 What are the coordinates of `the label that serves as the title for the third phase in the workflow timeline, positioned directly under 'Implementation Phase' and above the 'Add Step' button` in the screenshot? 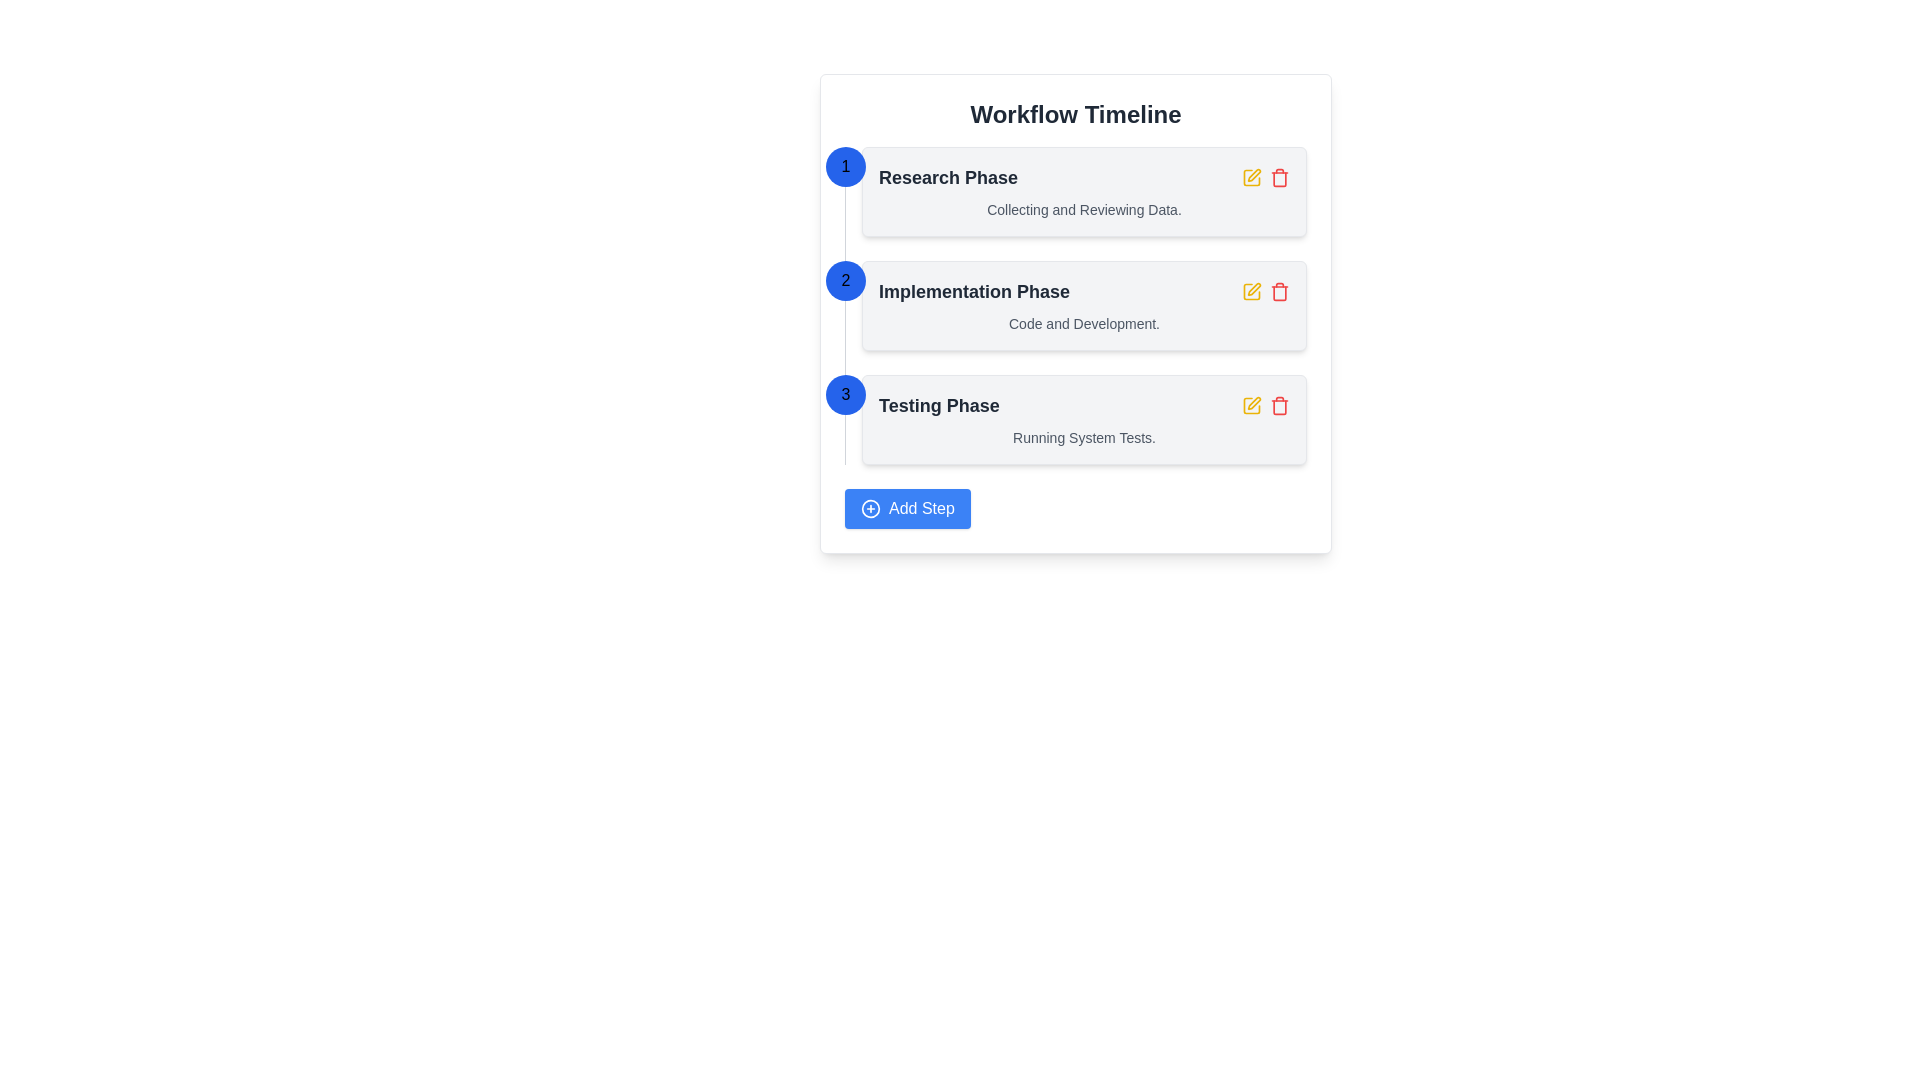 It's located at (938, 405).